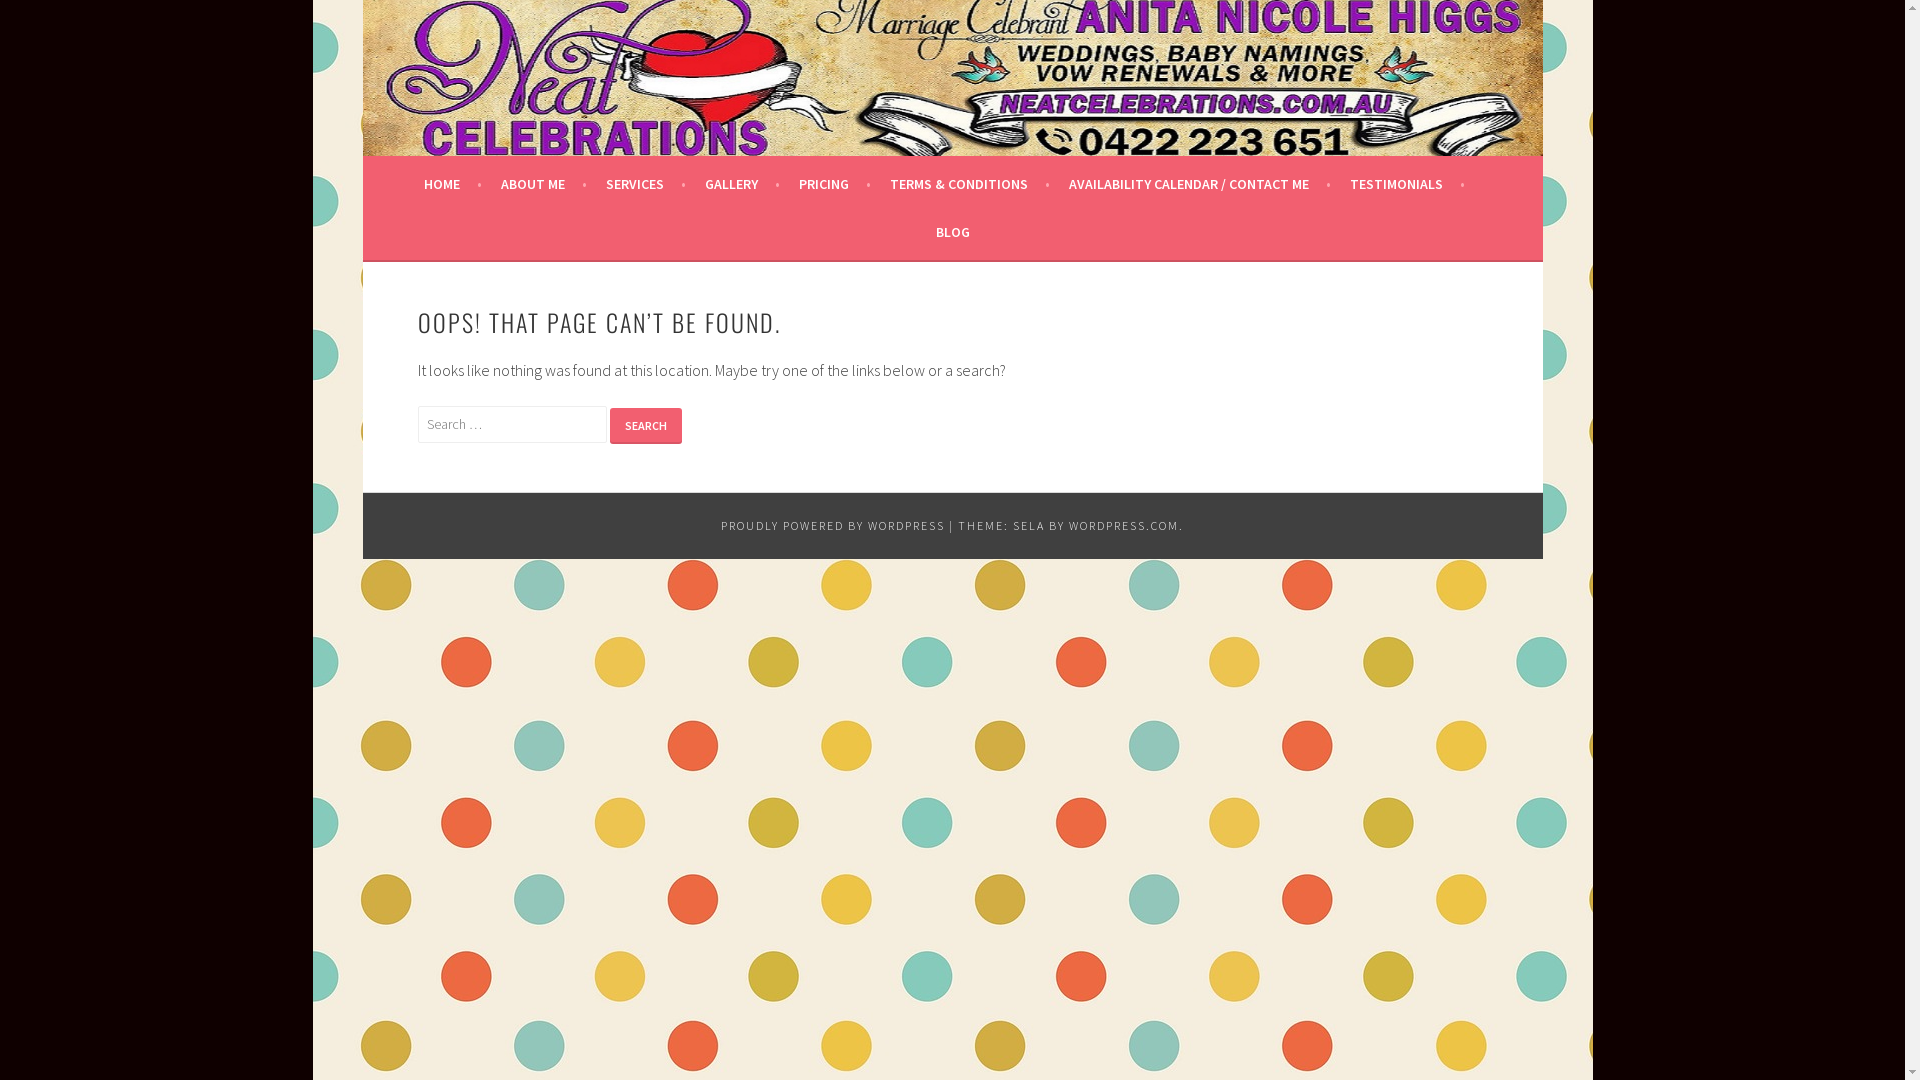 This screenshot has height=1080, width=1920. What do you see at coordinates (451, 184) in the screenshot?
I see `'HOME'` at bounding box center [451, 184].